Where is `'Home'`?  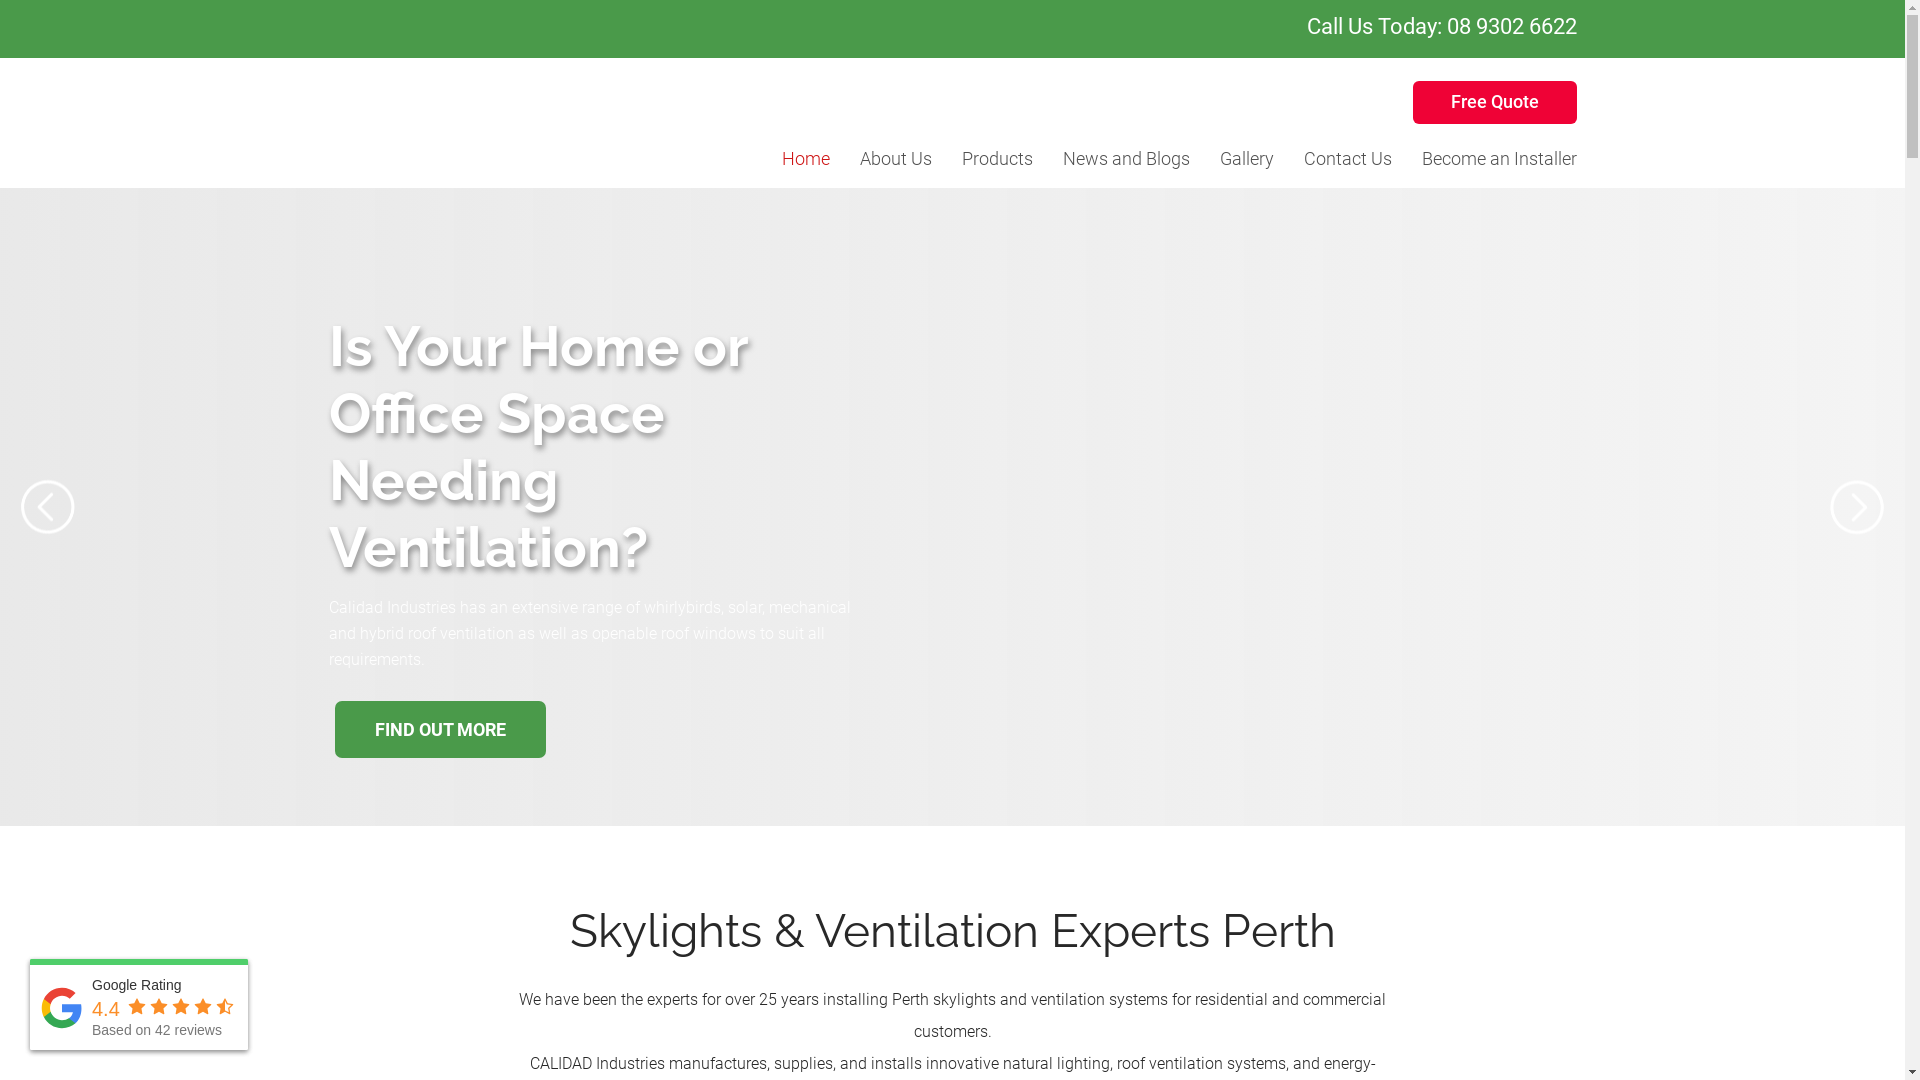
'Home' is located at coordinates (781, 157).